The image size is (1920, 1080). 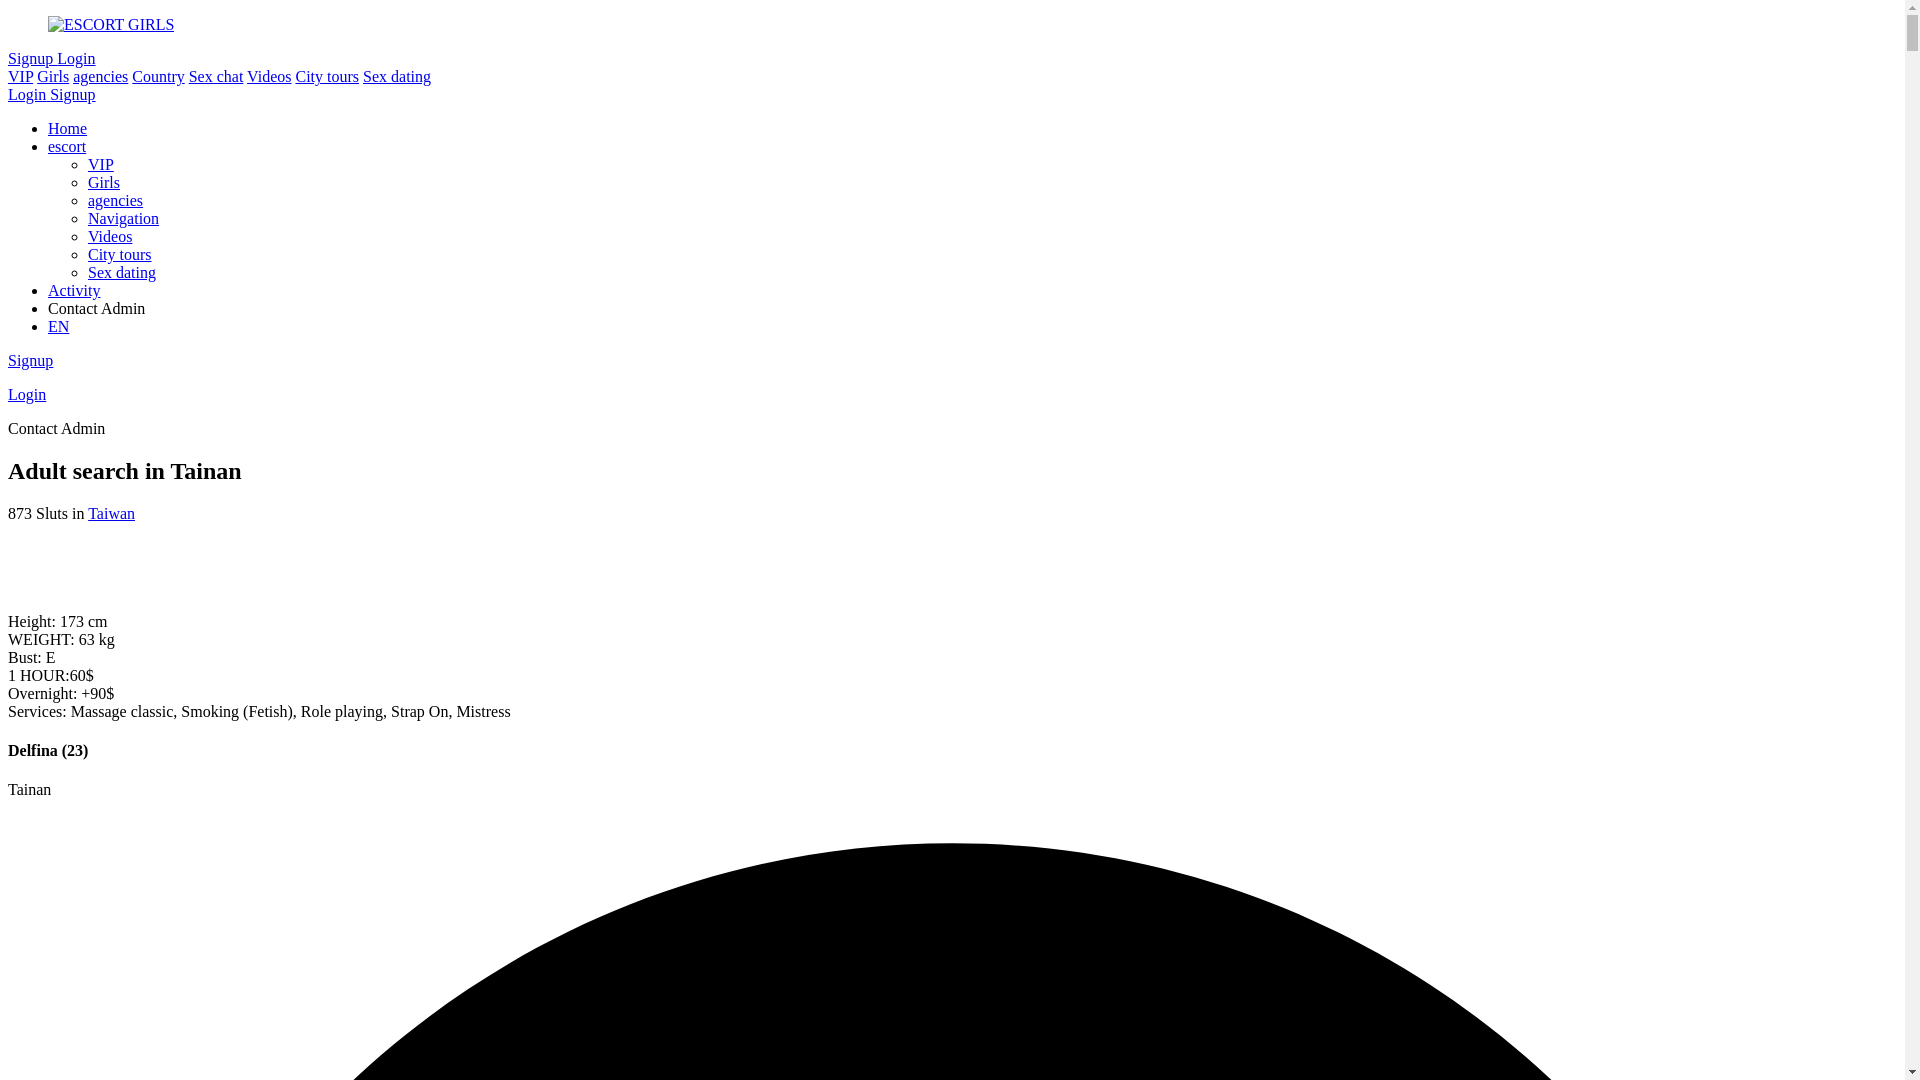 I want to click on 'EN', so click(x=58, y=325).